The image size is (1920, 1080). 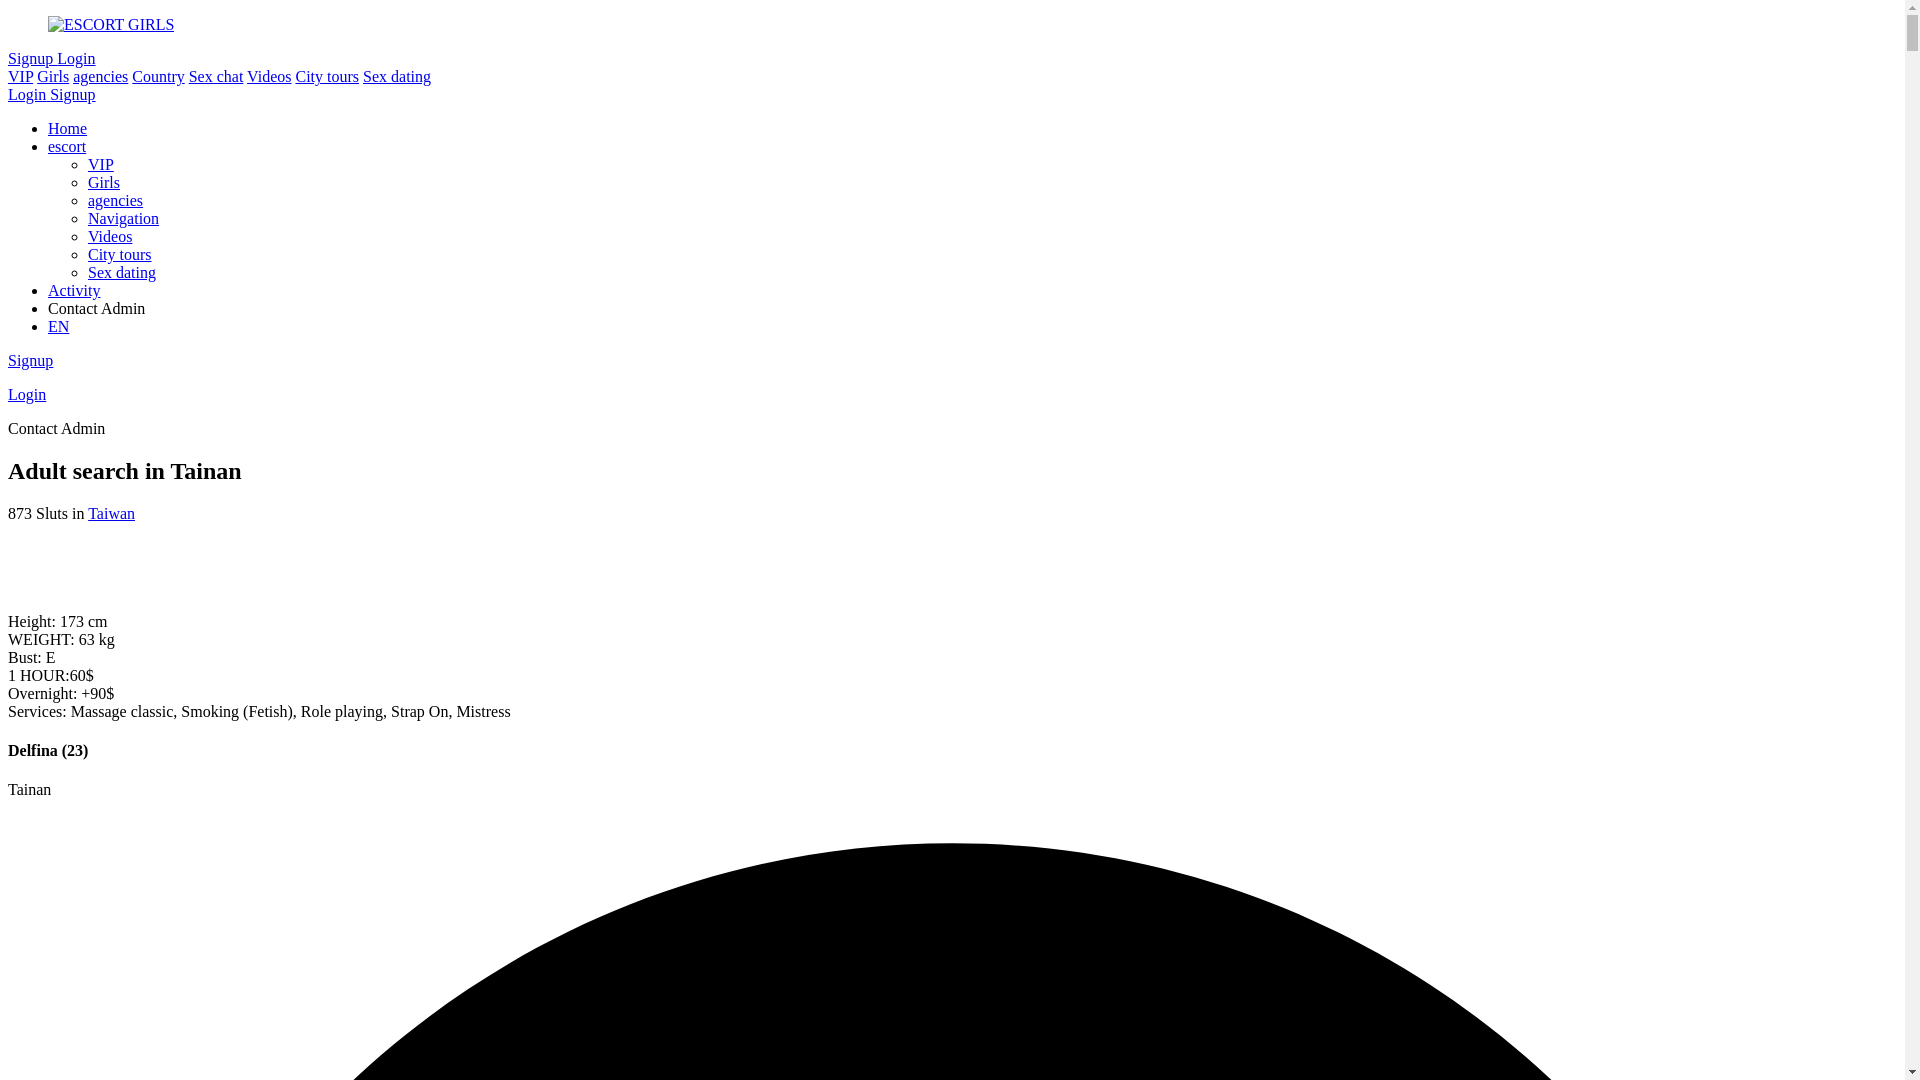 I want to click on 'EN', so click(x=58, y=325).